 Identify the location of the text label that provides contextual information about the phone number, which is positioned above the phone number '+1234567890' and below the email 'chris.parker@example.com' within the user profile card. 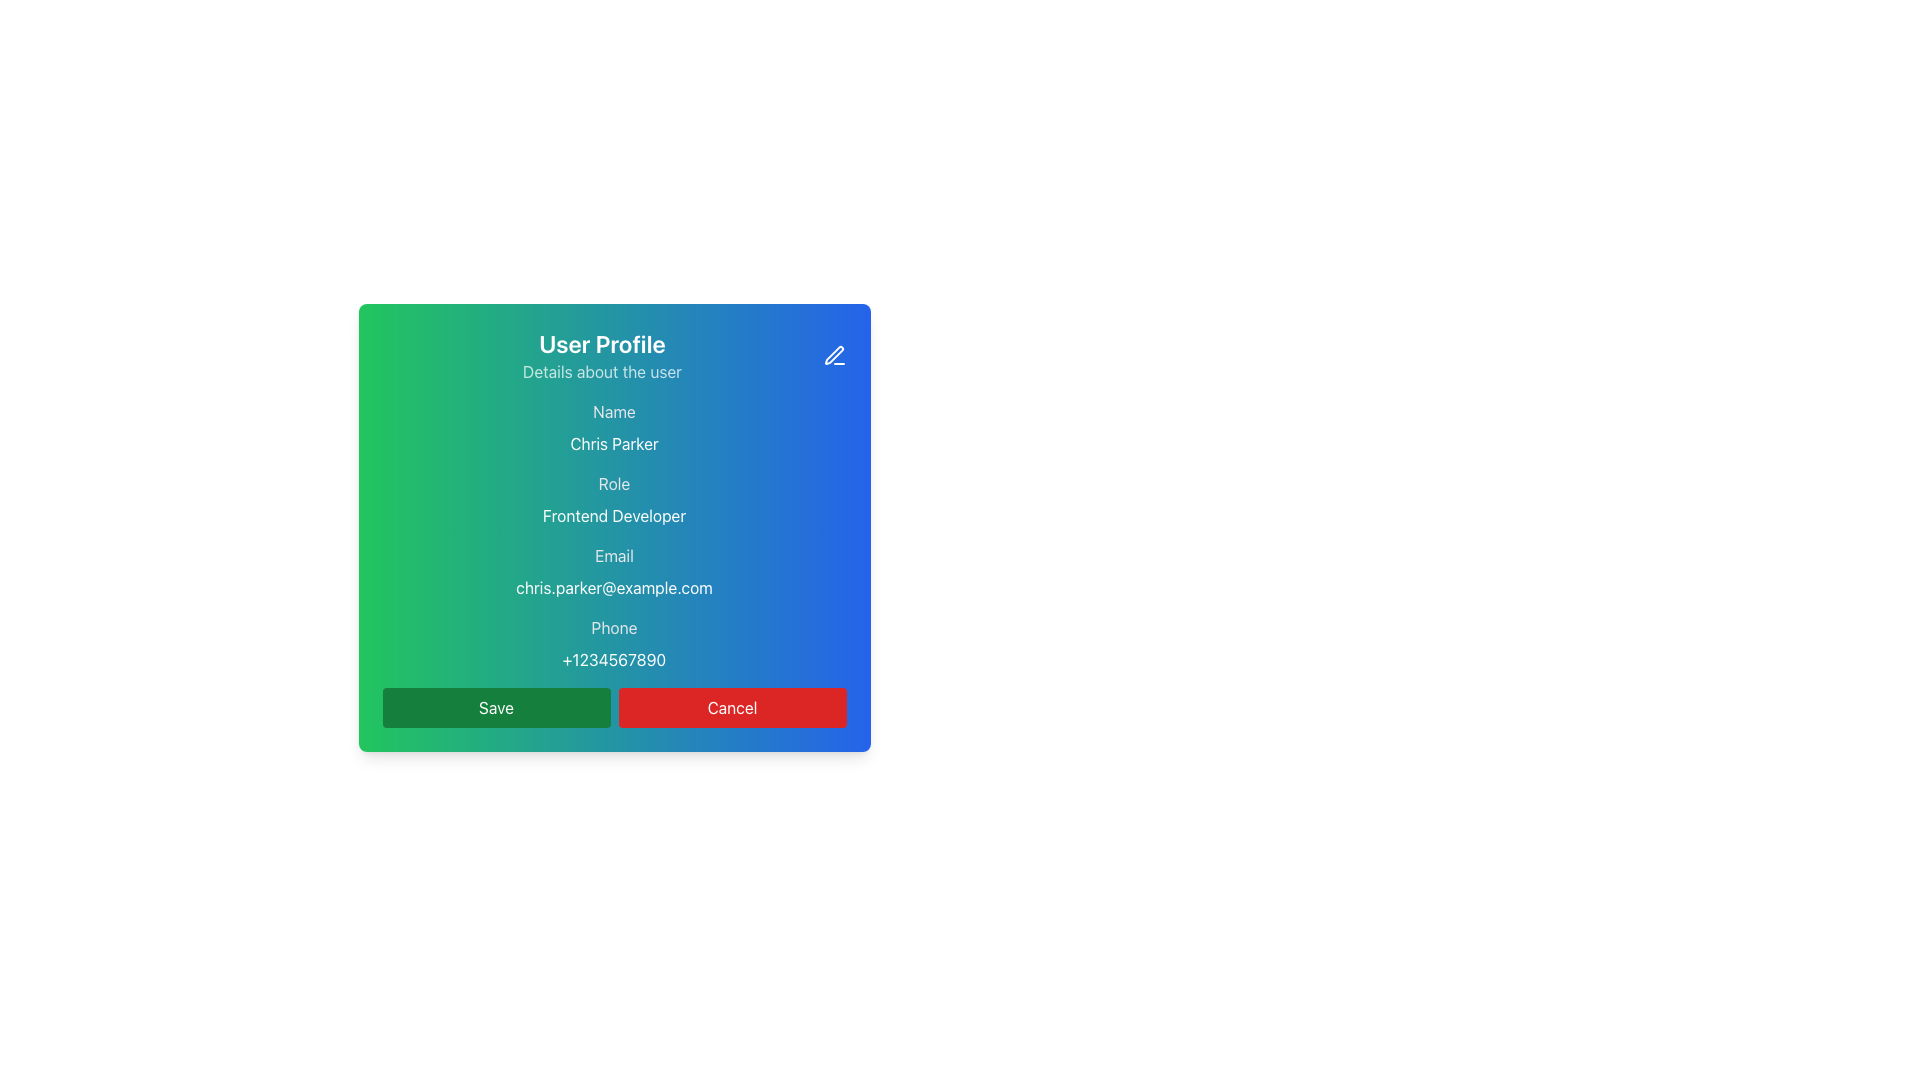
(613, 627).